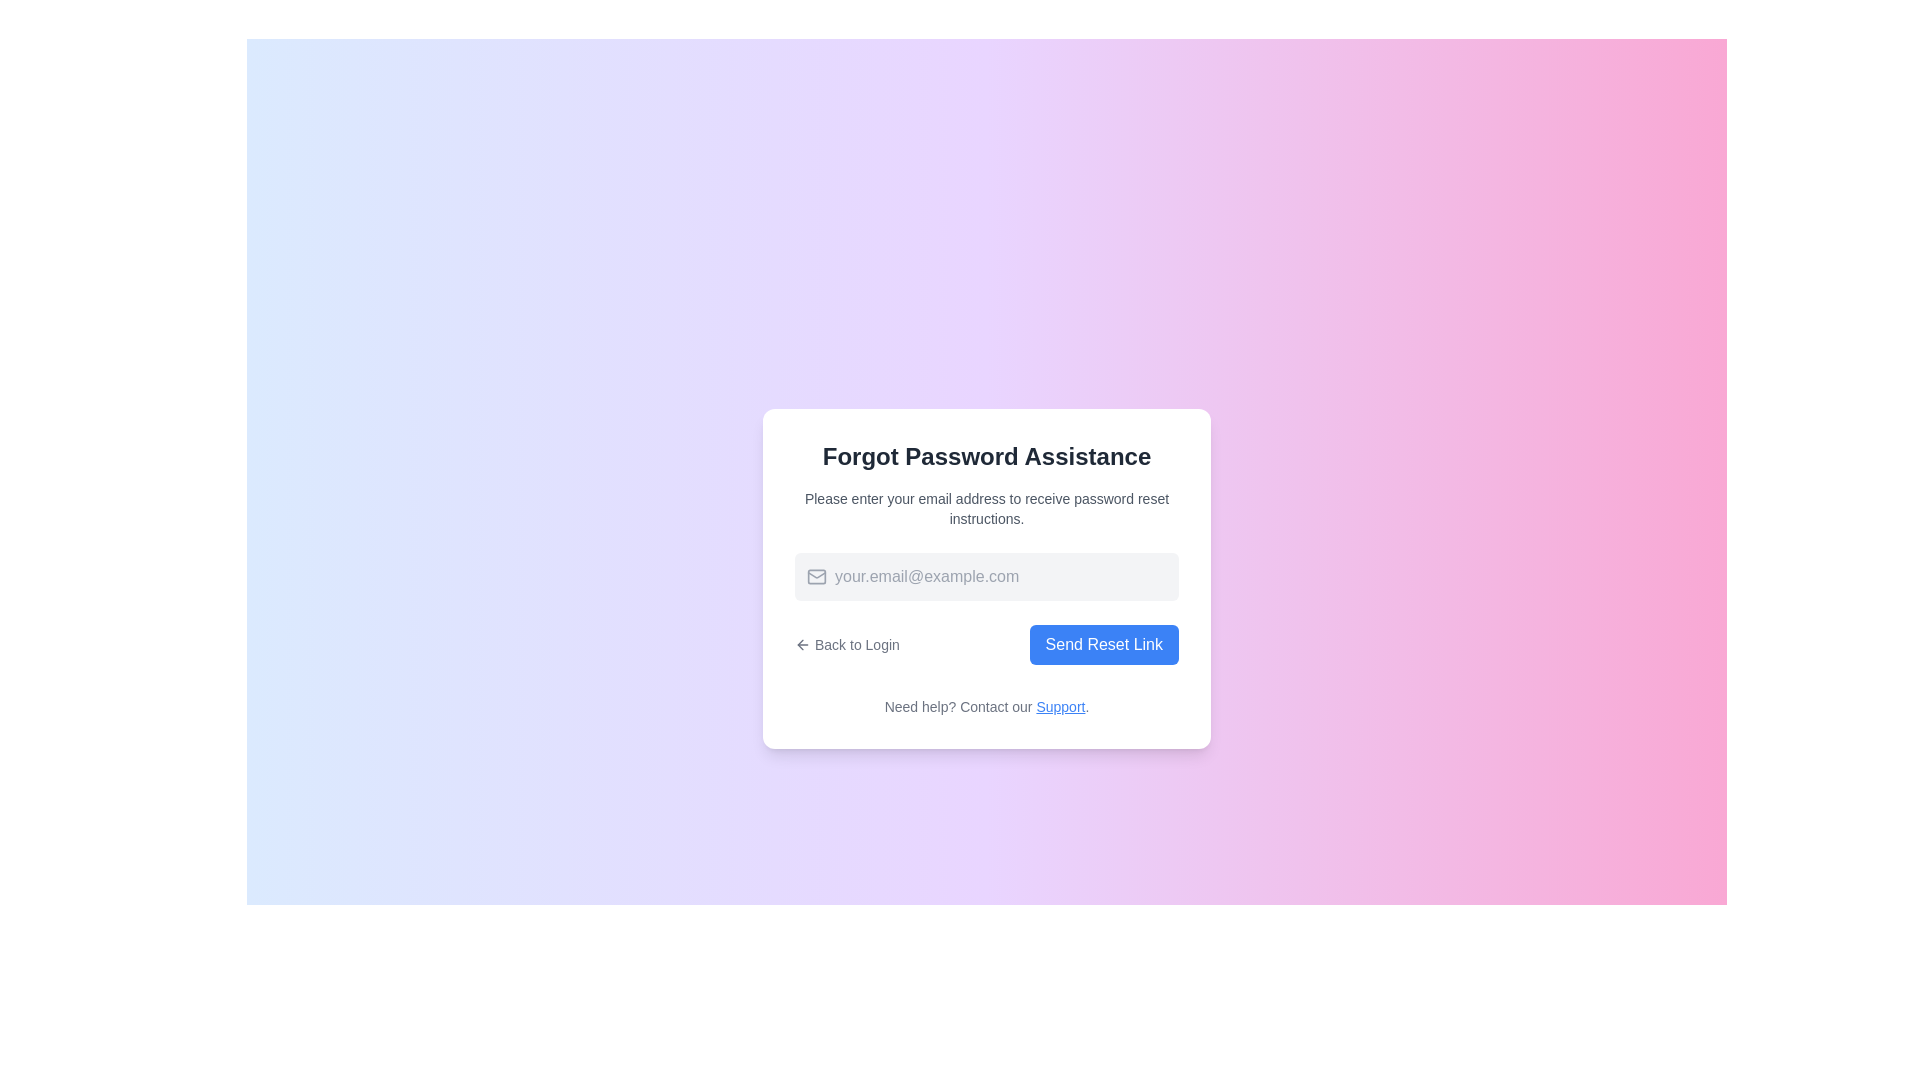  What do you see at coordinates (987, 705) in the screenshot?
I see `the hyperlink text located at the bottom of the 'Forgot Password Assistance' card` at bounding box center [987, 705].